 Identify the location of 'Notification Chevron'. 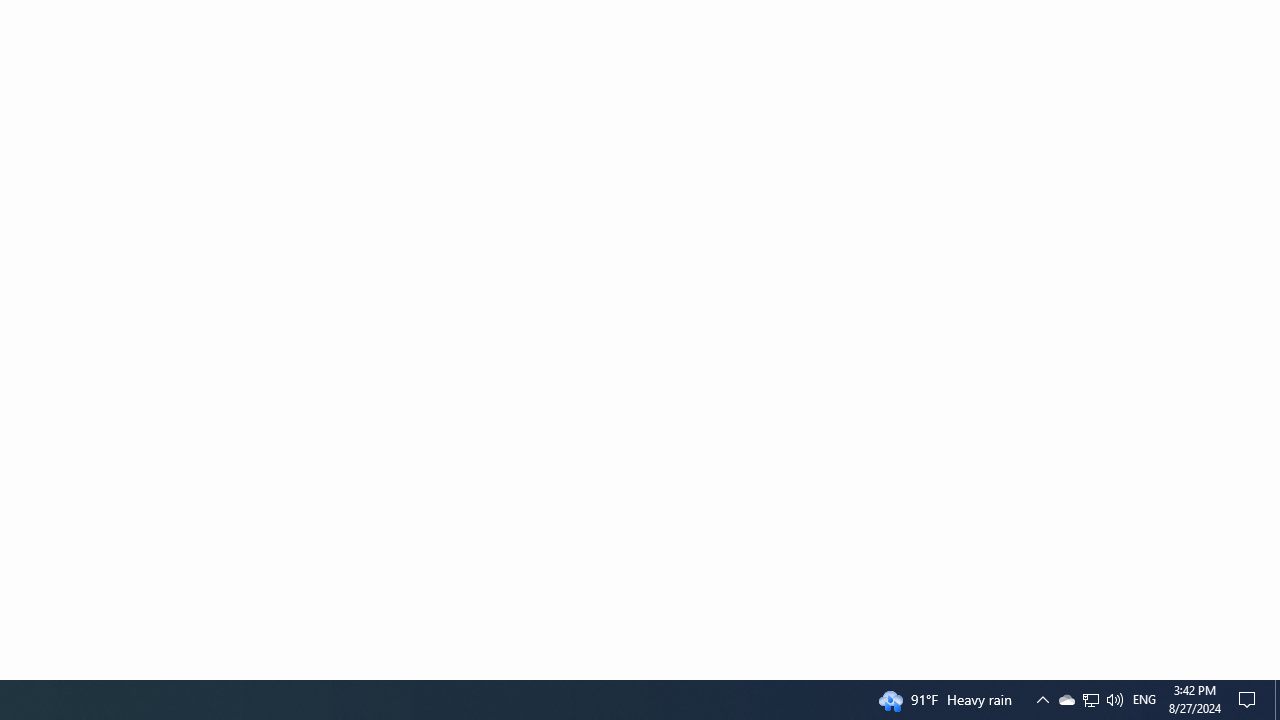
(1041, 698).